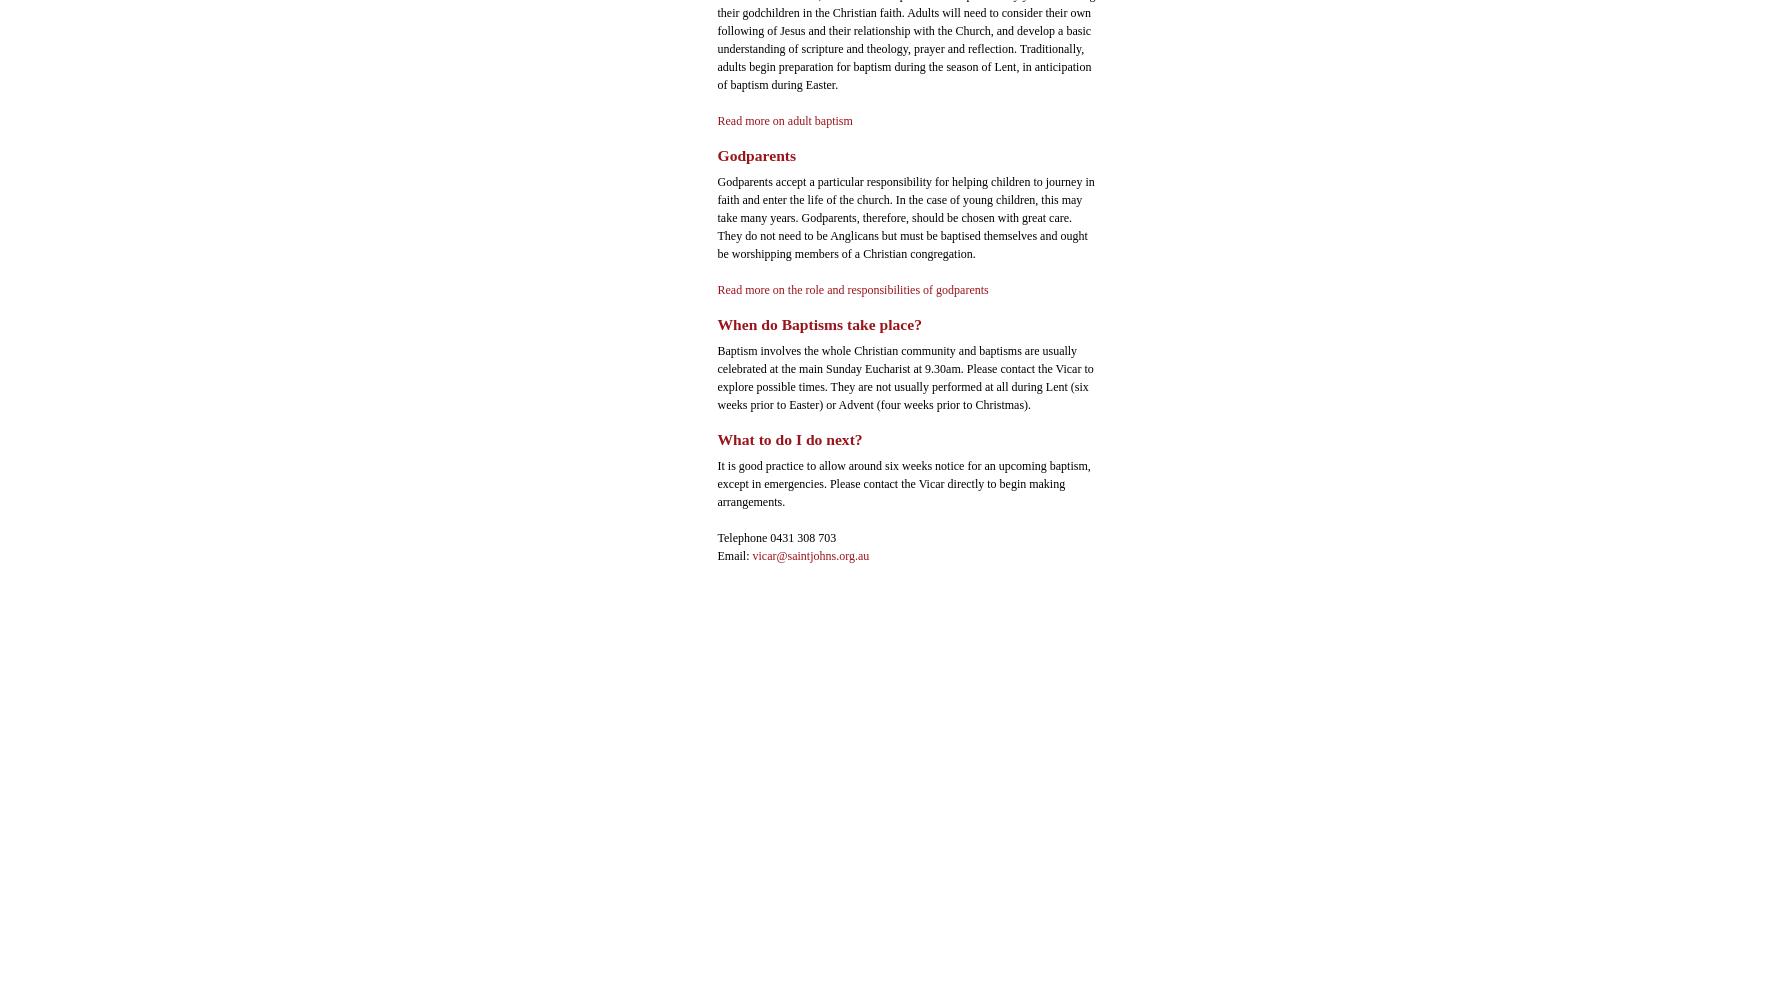 The image size is (1775, 1000). What do you see at coordinates (776, 537) in the screenshot?
I see `'Telephone 0431 308 703'` at bounding box center [776, 537].